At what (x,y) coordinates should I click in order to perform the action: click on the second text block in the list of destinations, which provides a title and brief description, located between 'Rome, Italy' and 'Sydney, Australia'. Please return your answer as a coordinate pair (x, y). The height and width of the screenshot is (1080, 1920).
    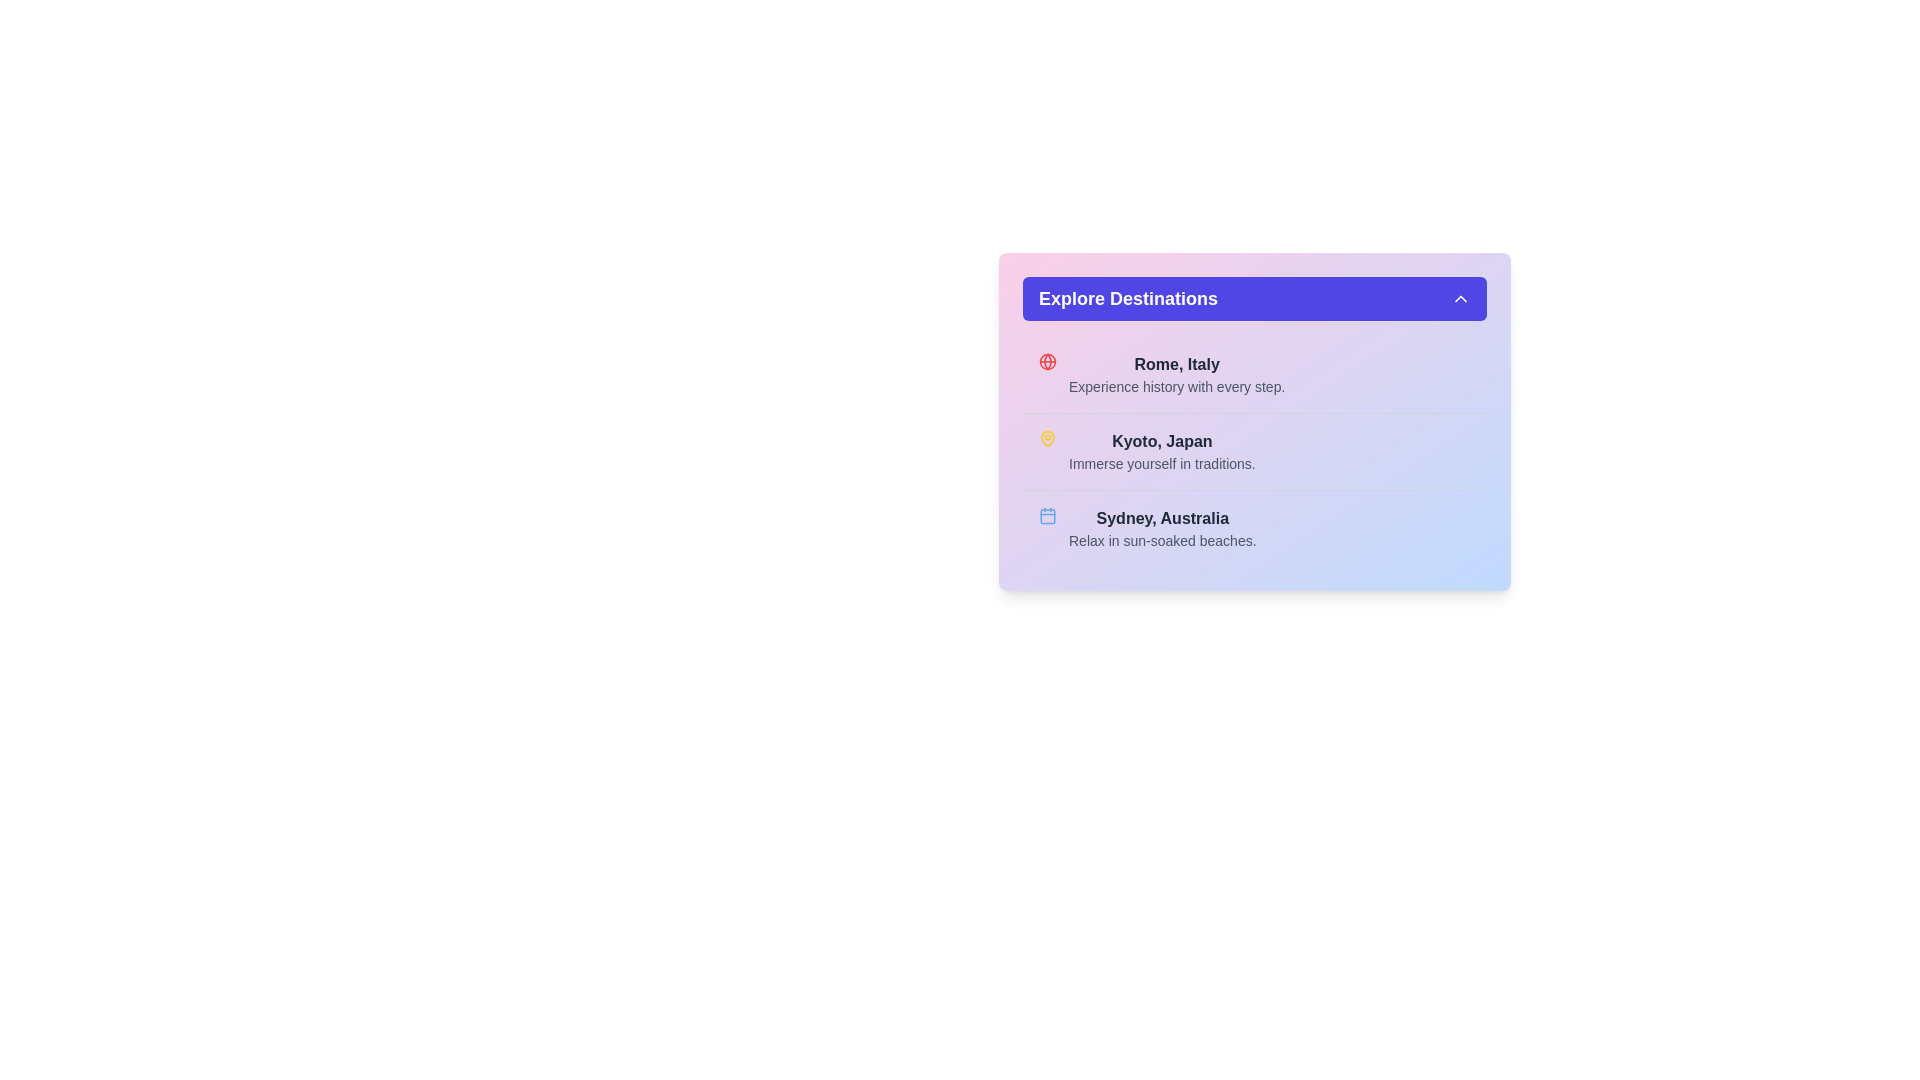
    Looking at the image, I should click on (1162, 451).